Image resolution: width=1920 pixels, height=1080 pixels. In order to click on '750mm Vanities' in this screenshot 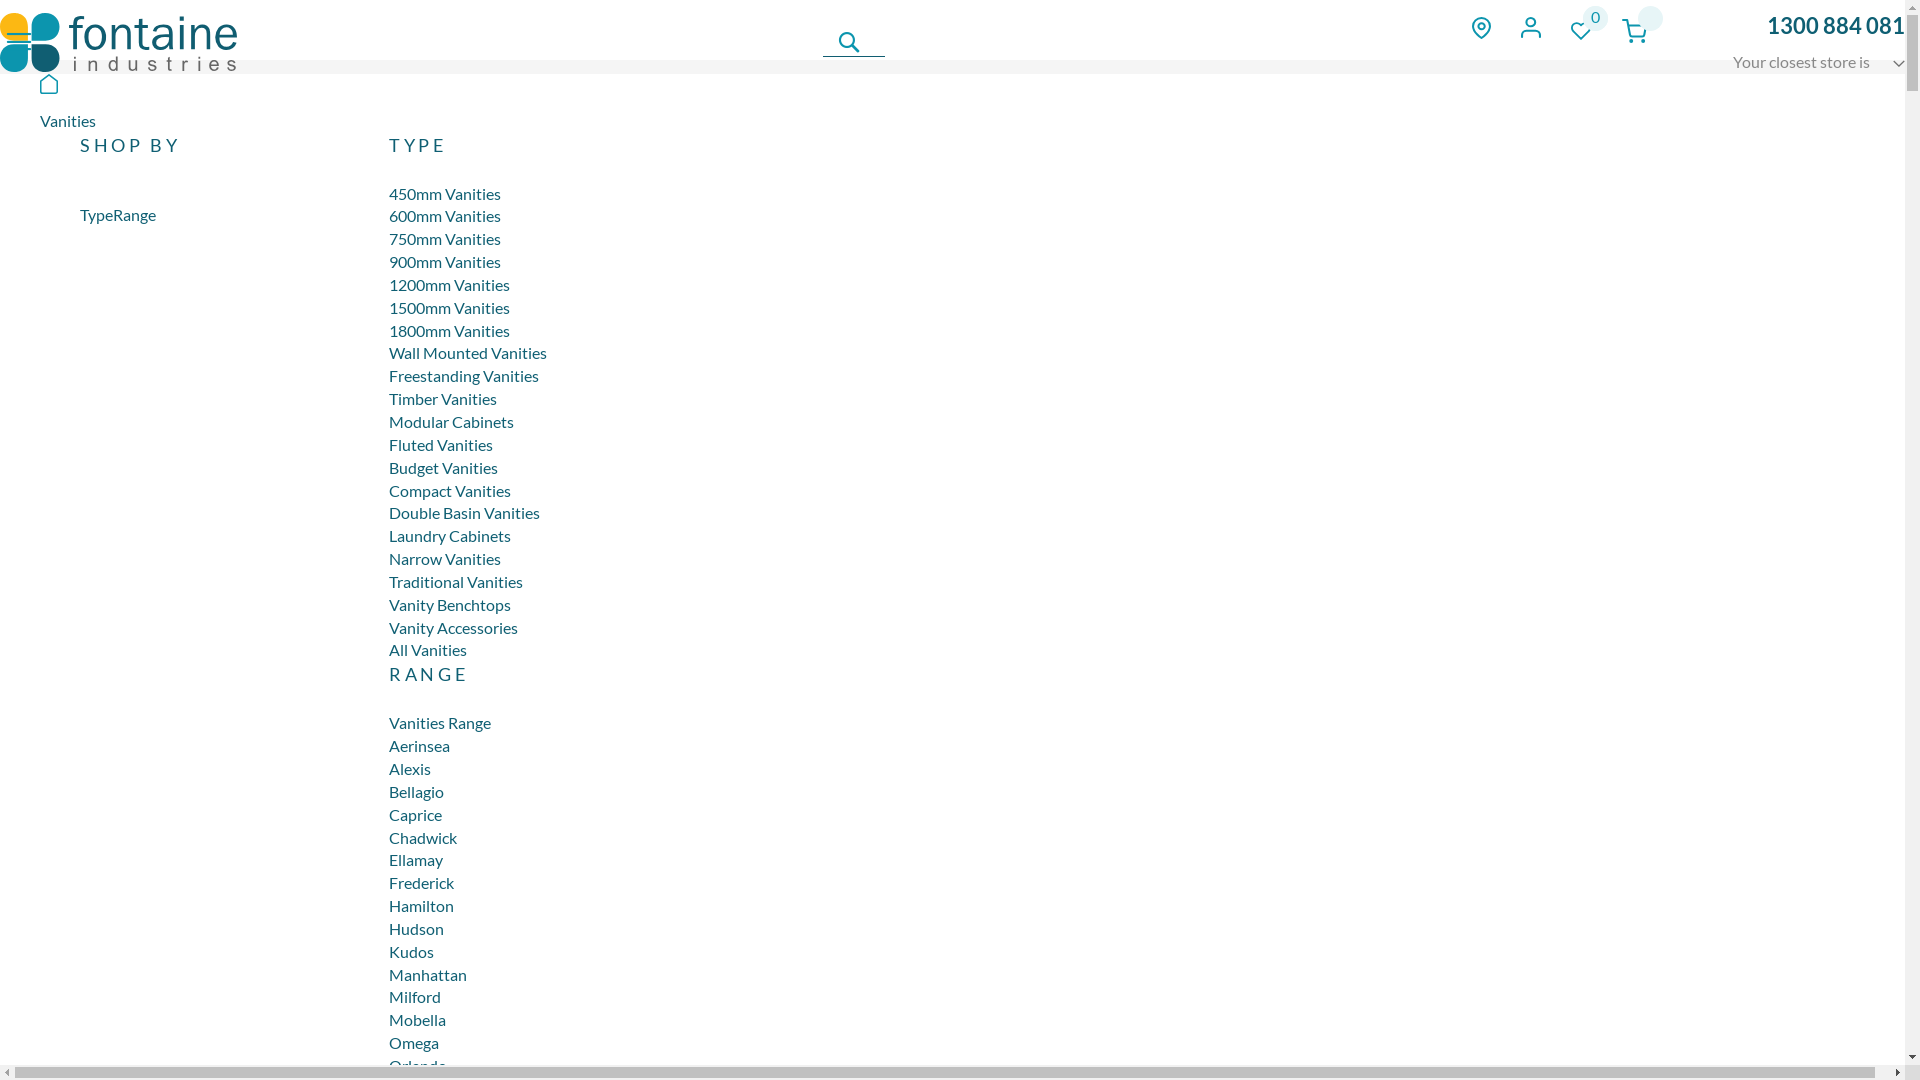, I will do `click(444, 237)`.